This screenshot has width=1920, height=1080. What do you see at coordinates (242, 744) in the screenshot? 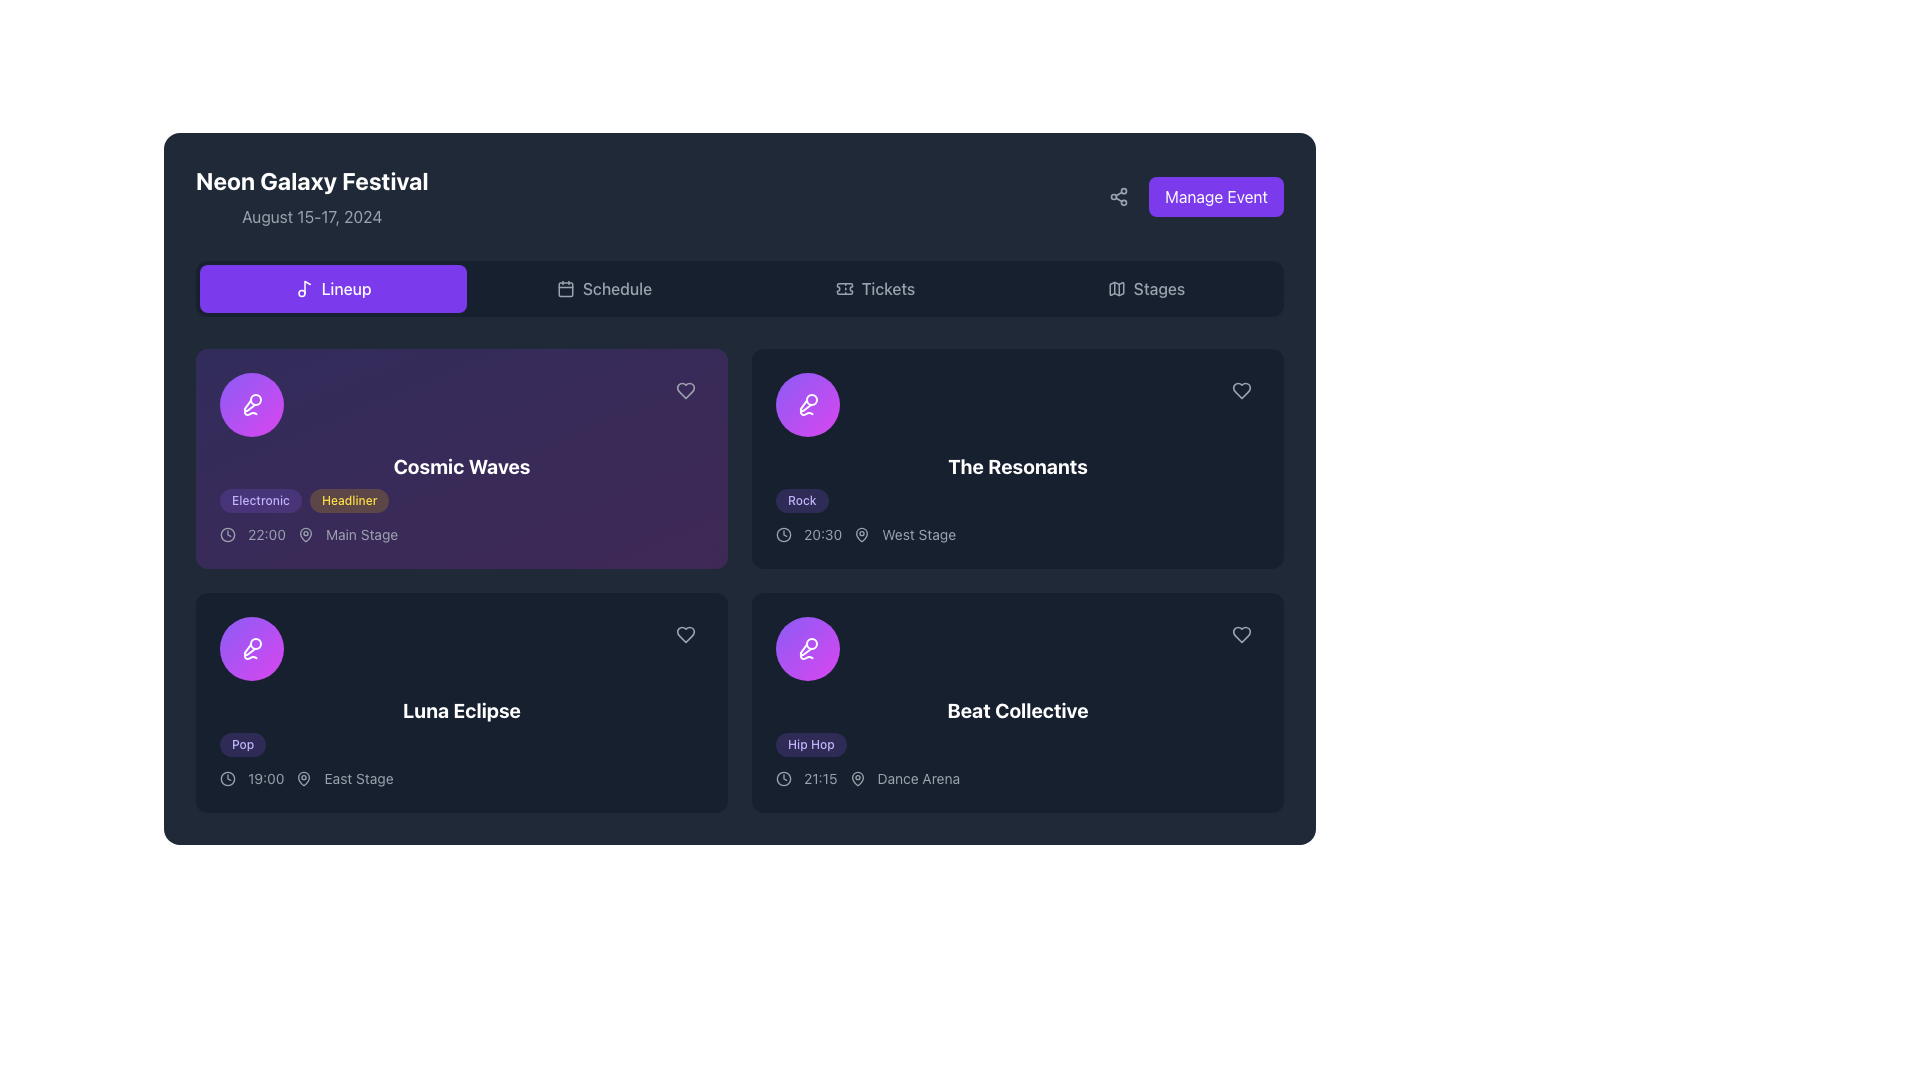
I see `information contained in the small, rounded rectangular label with a purple background and the text 'Pop' located at the bottom-left corner of the event card titled 'Luna Eclipse'` at bounding box center [242, 744].